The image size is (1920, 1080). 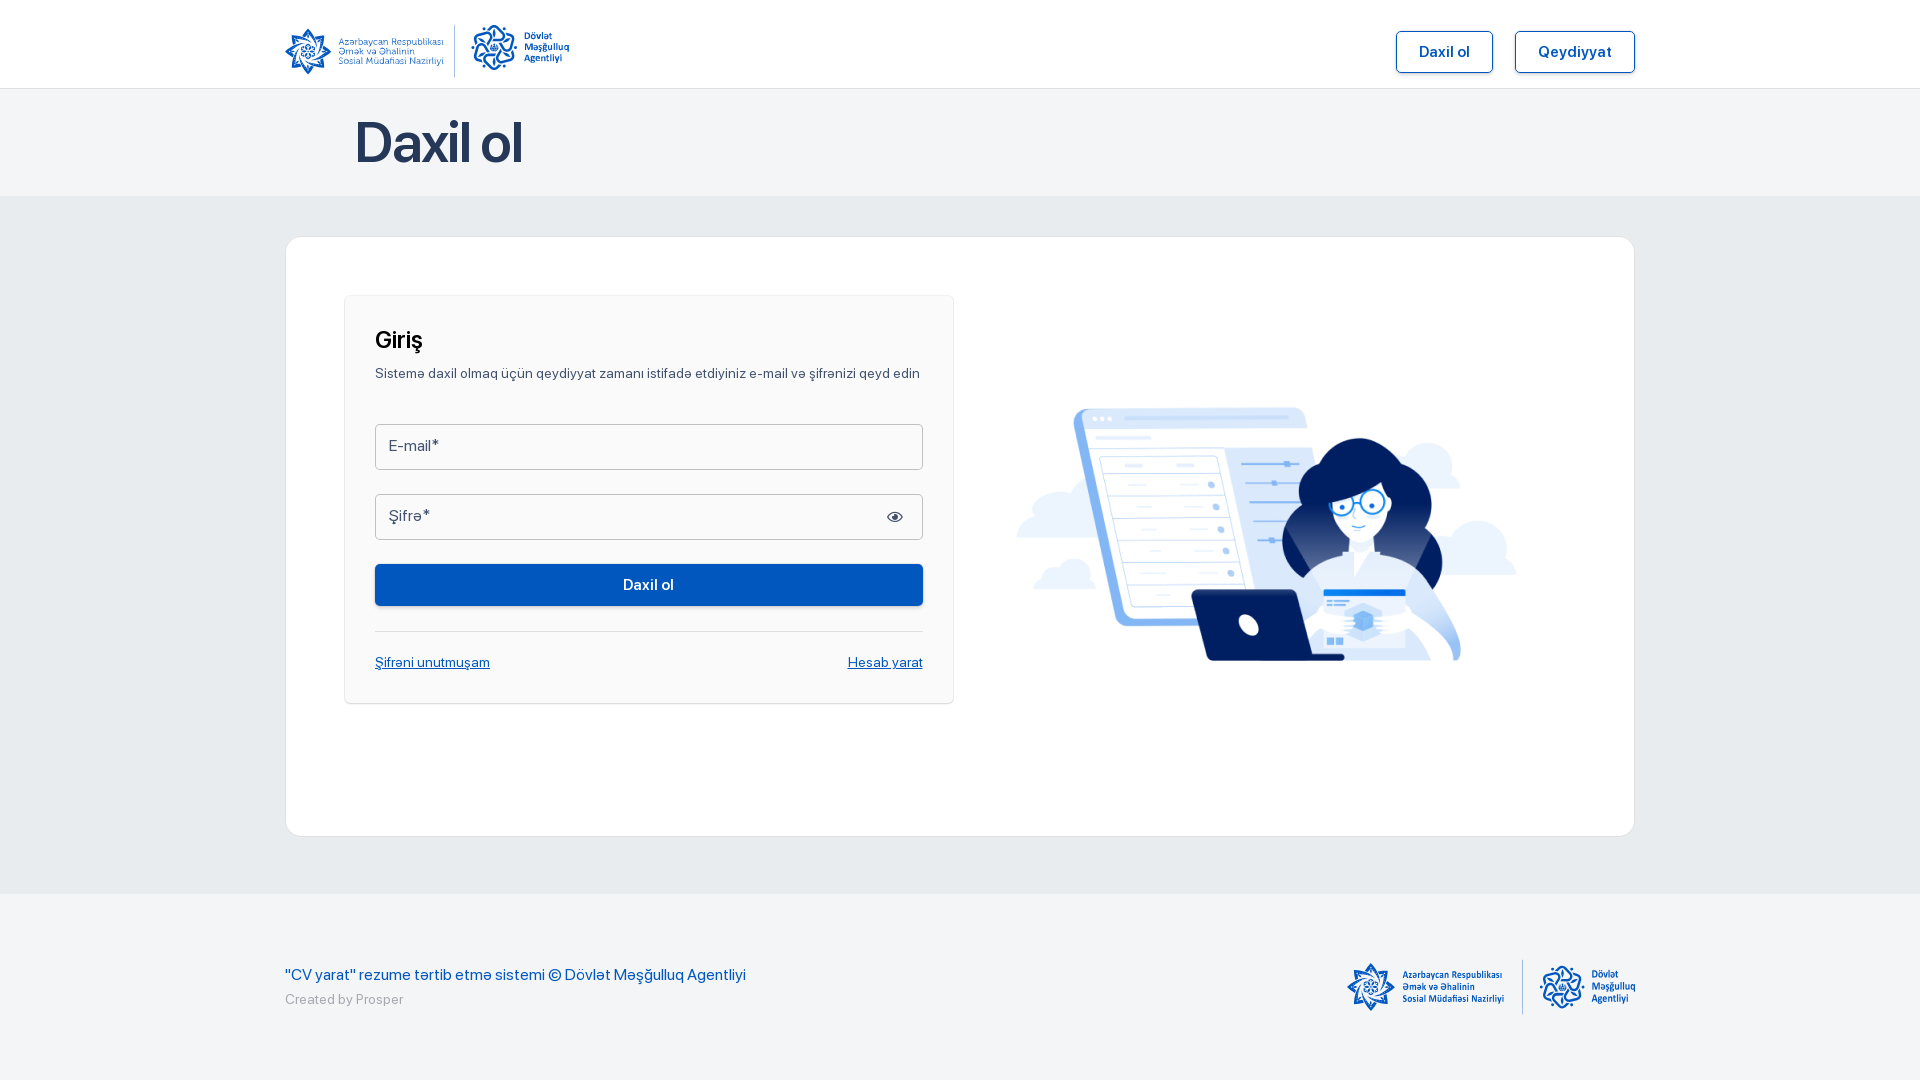 What do you see at coordinates (1573, 50) in the screenshot?
I see `'Qeydiyyat'` at bounding box center [1573, 50].